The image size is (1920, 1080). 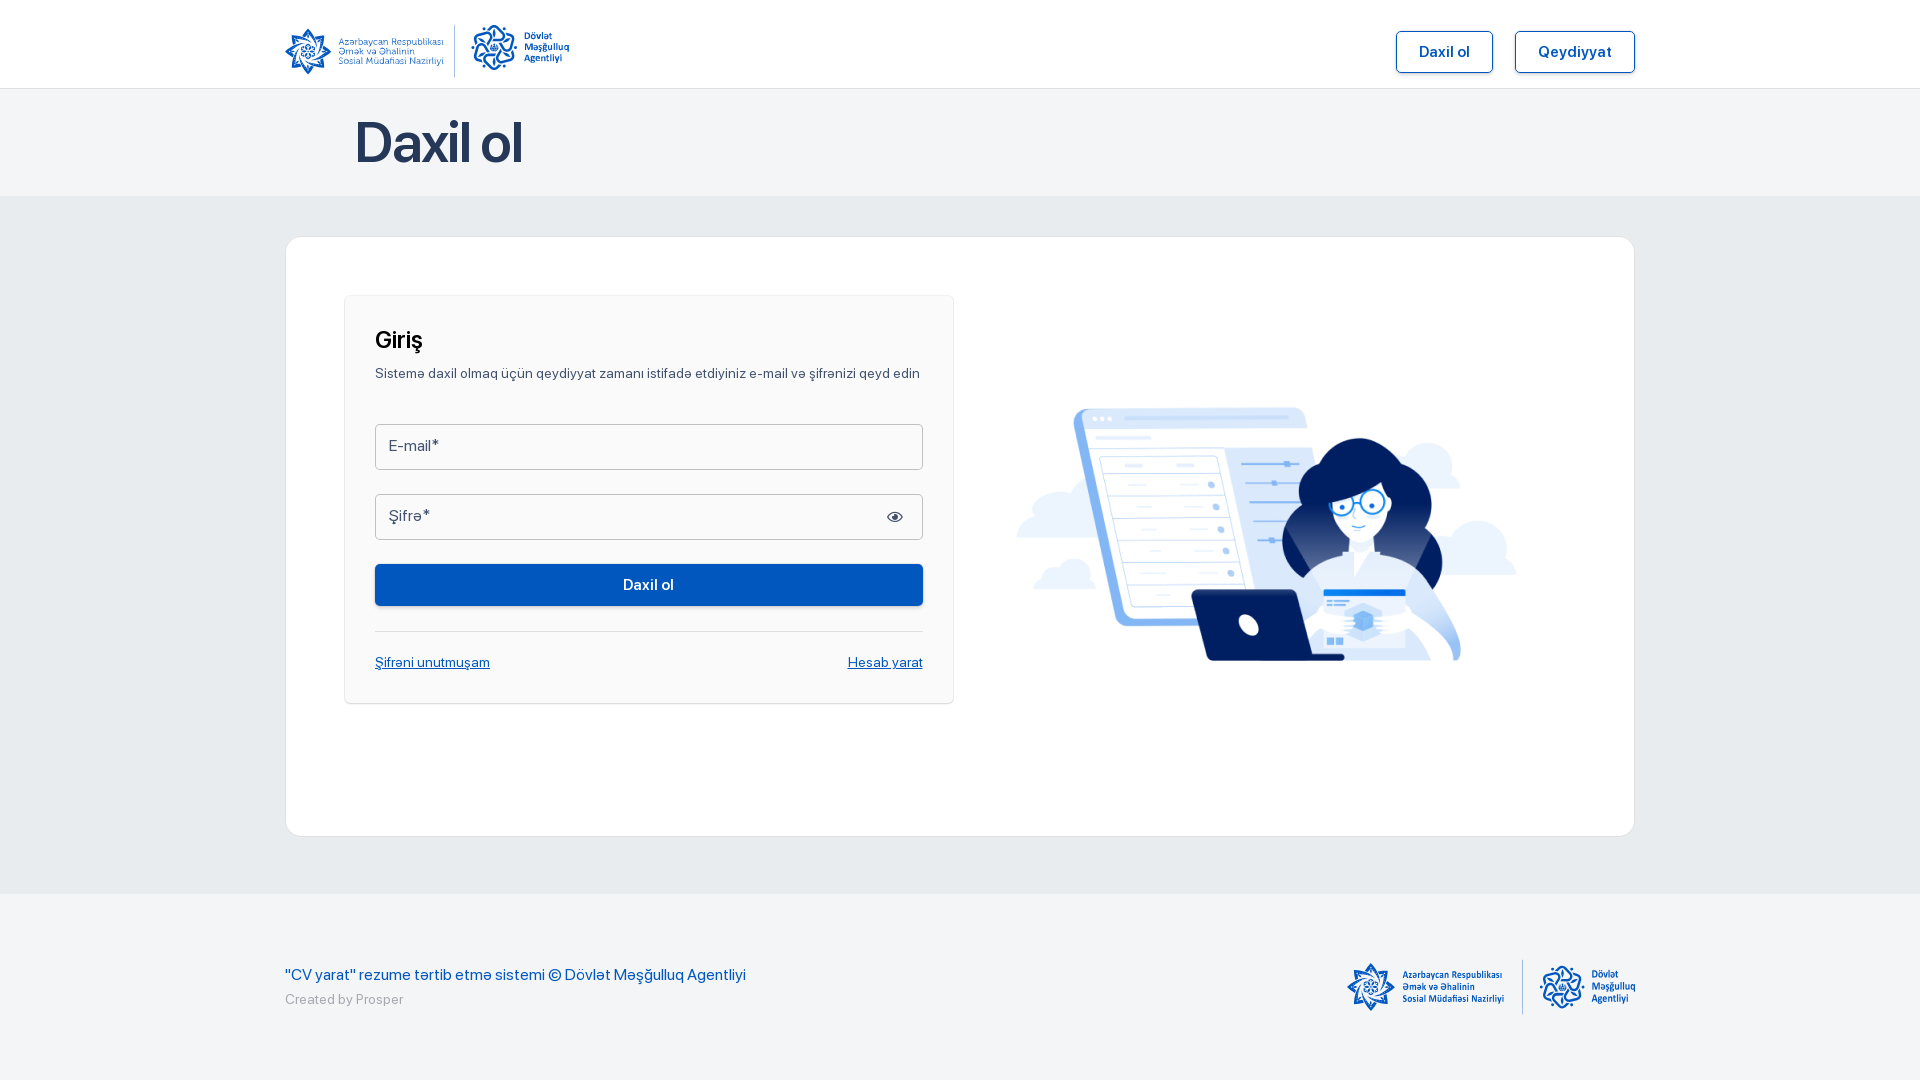 What do you see at coordinates (1573, 50) in the screenshot?
I see `'Qeydiyyat'` at bounding box center [1573, 50].